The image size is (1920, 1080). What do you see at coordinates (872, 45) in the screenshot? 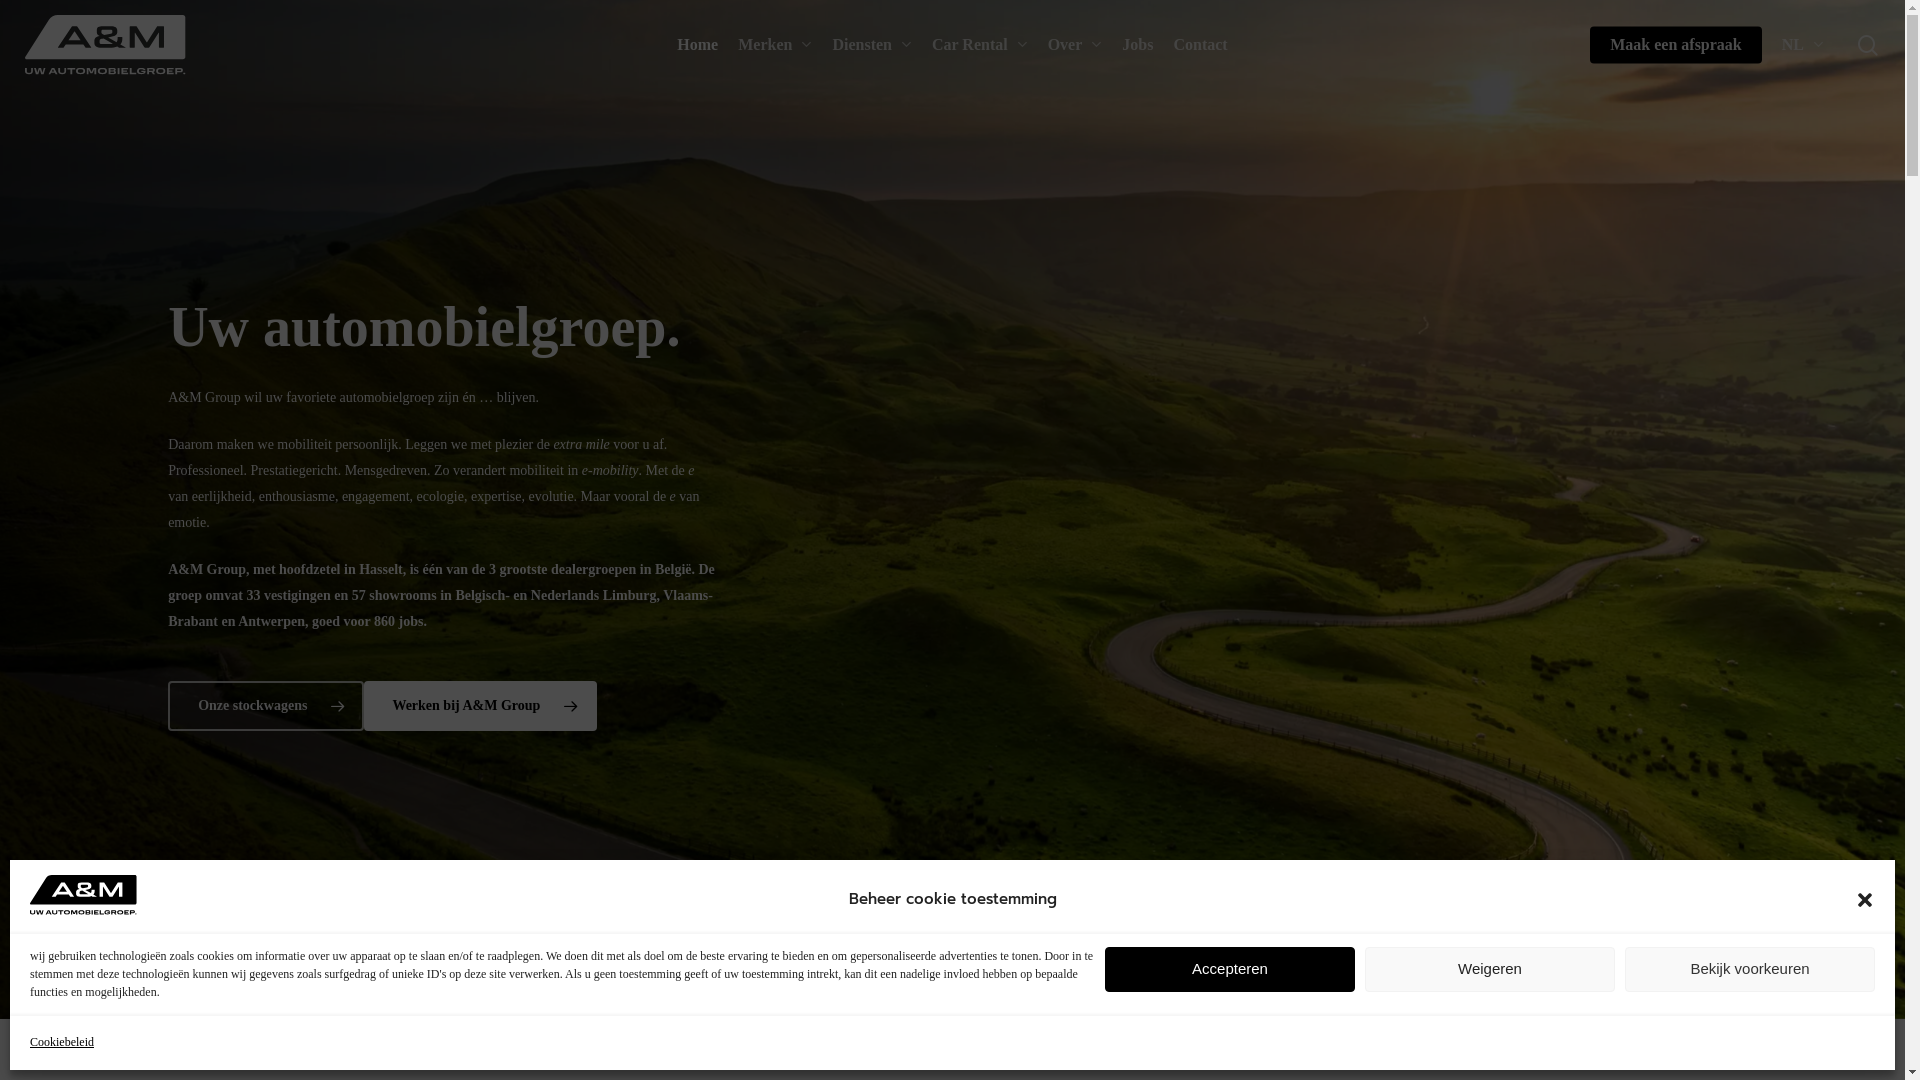
I see `'Diensten'` at bounding box center [872, 45].